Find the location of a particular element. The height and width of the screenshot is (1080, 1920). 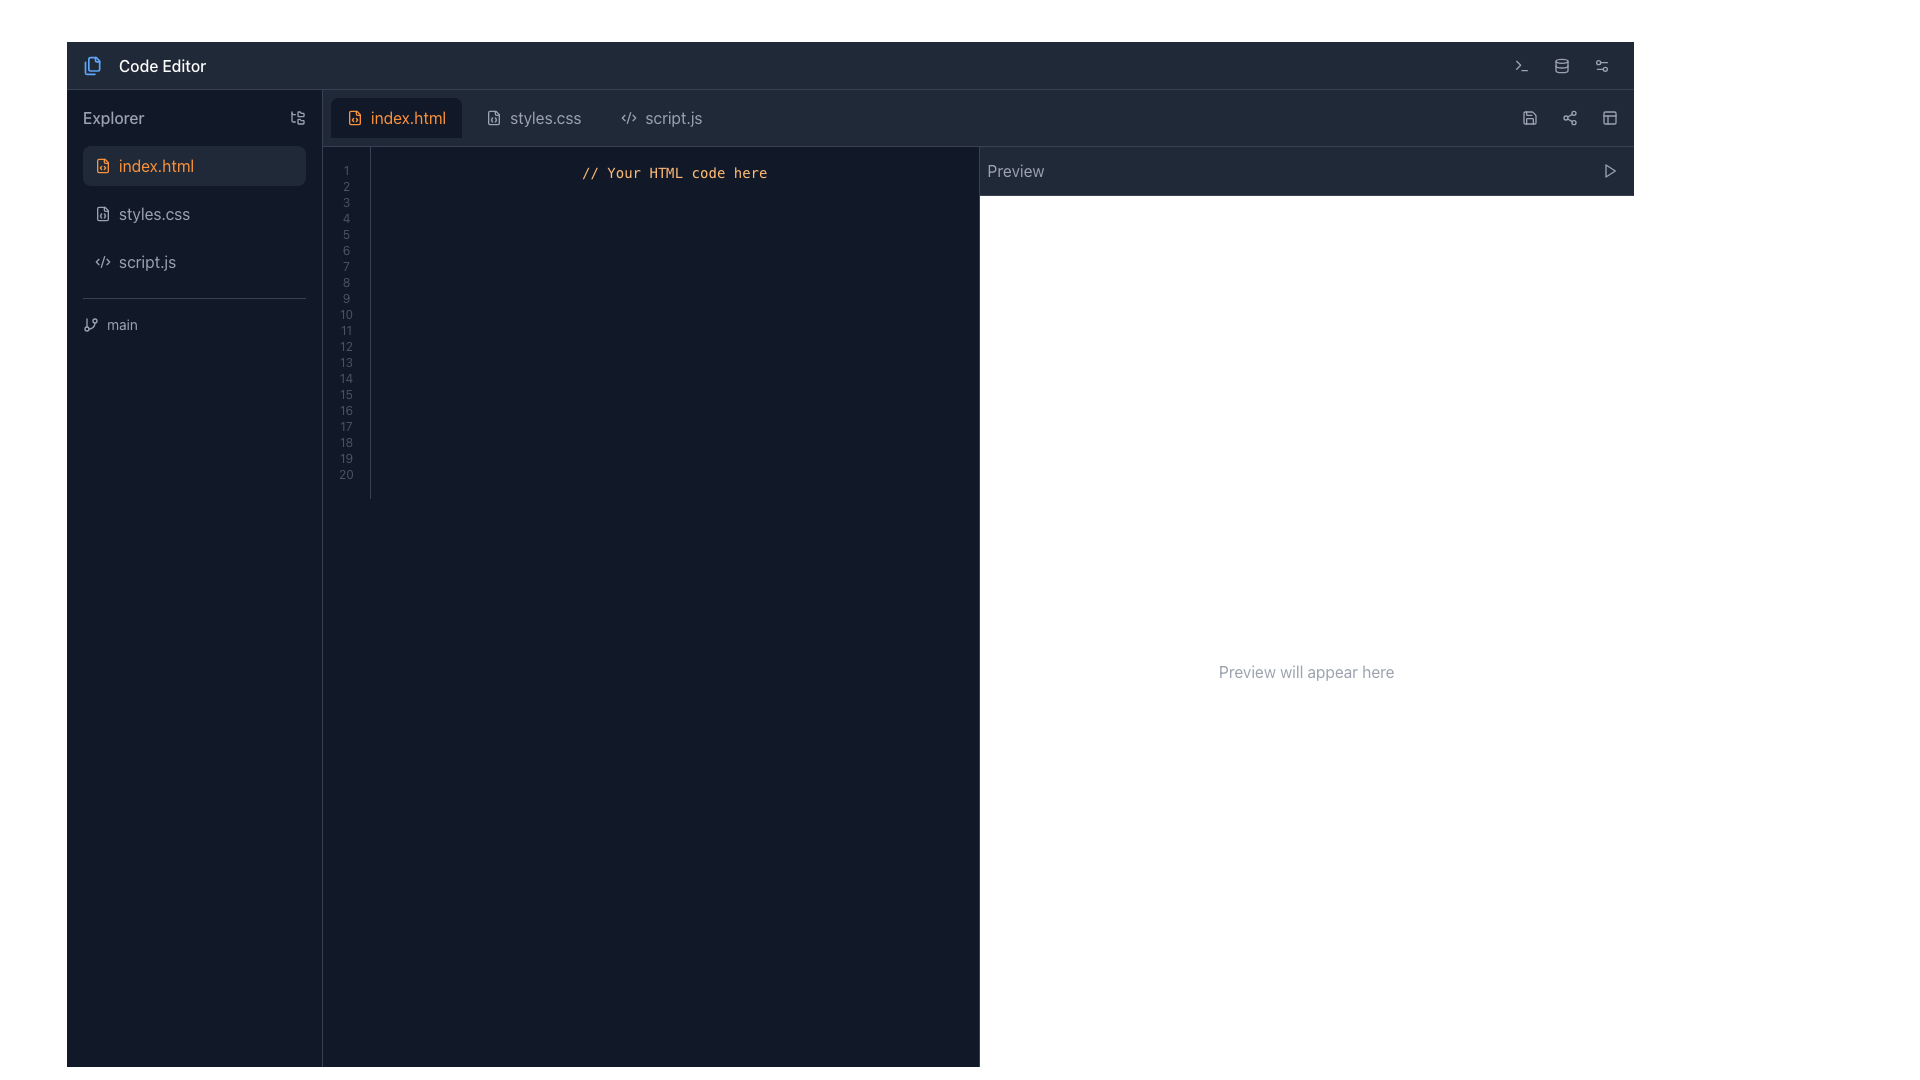

the settings button located at the top-right corner of the interface, which is the last item in a row of three icons is located at coordinates (1602, 64).